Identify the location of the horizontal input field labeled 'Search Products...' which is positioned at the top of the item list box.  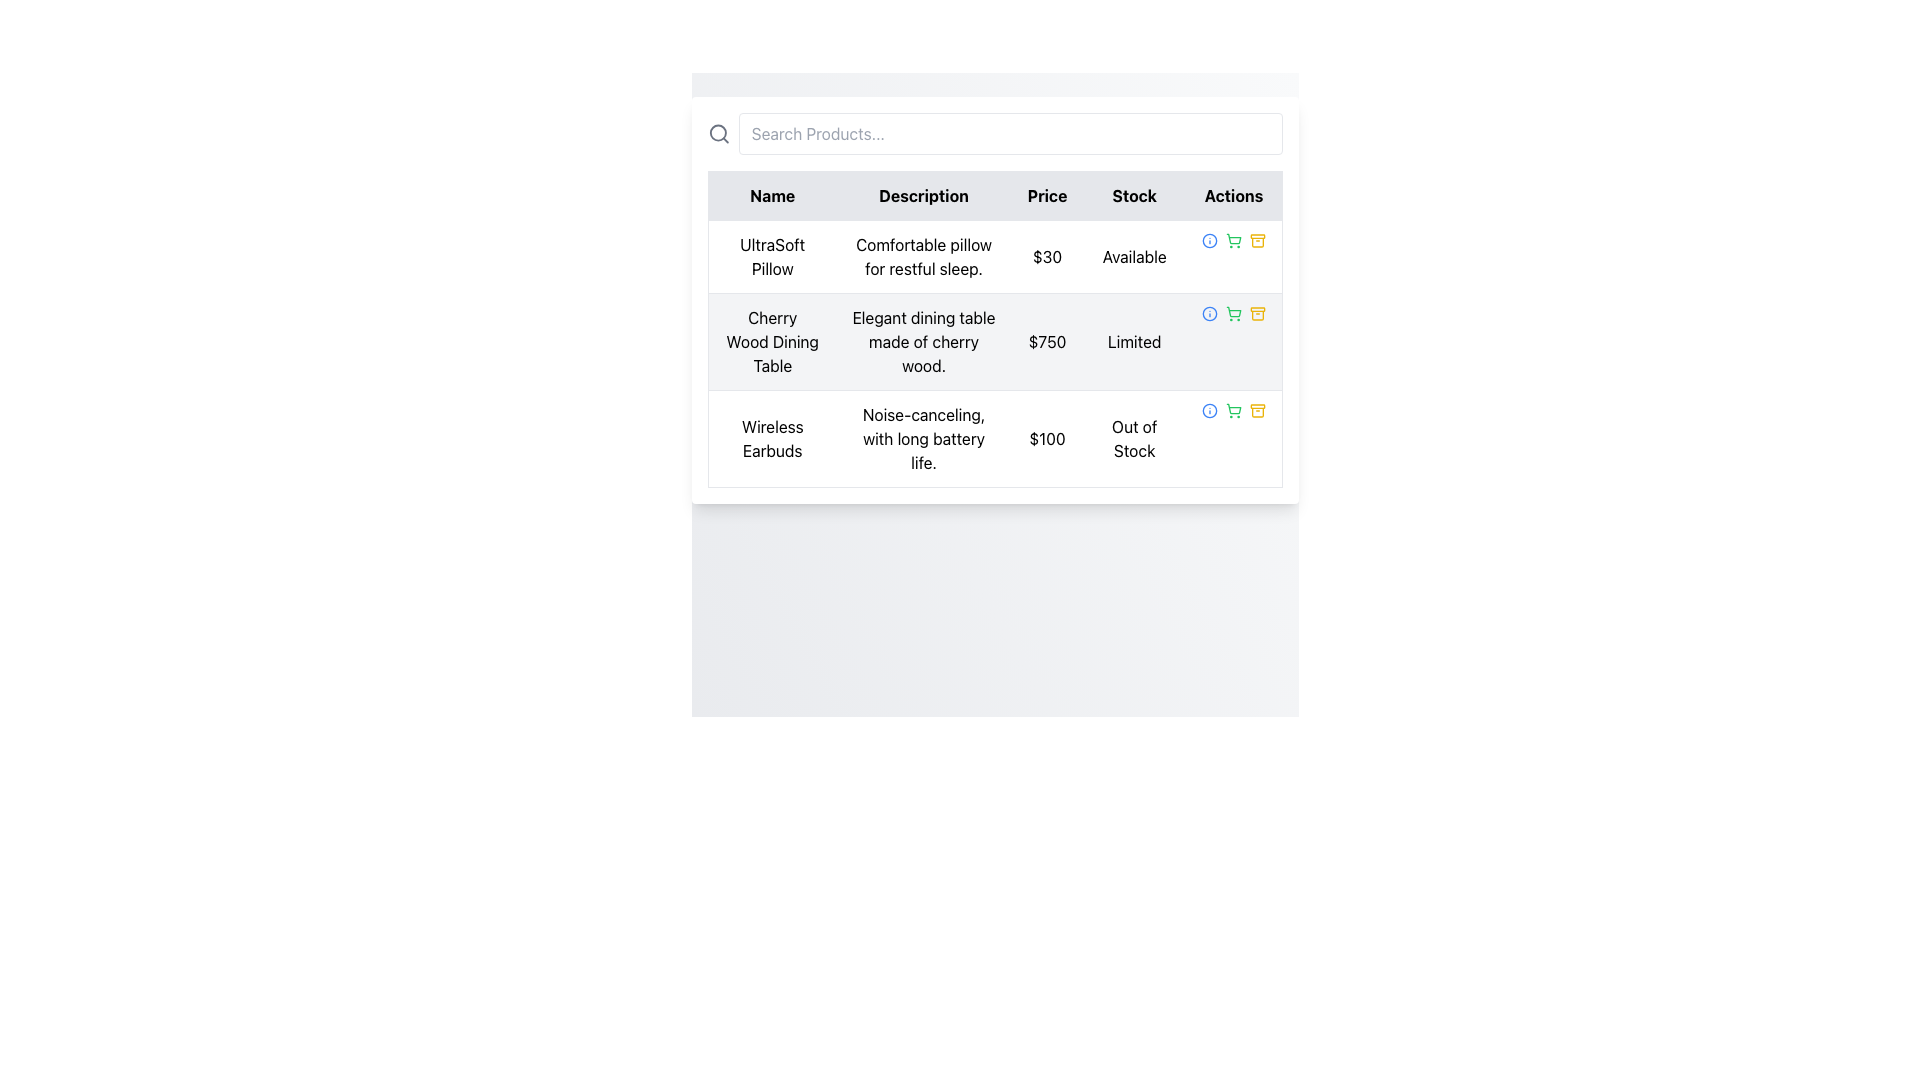
(995, 134).